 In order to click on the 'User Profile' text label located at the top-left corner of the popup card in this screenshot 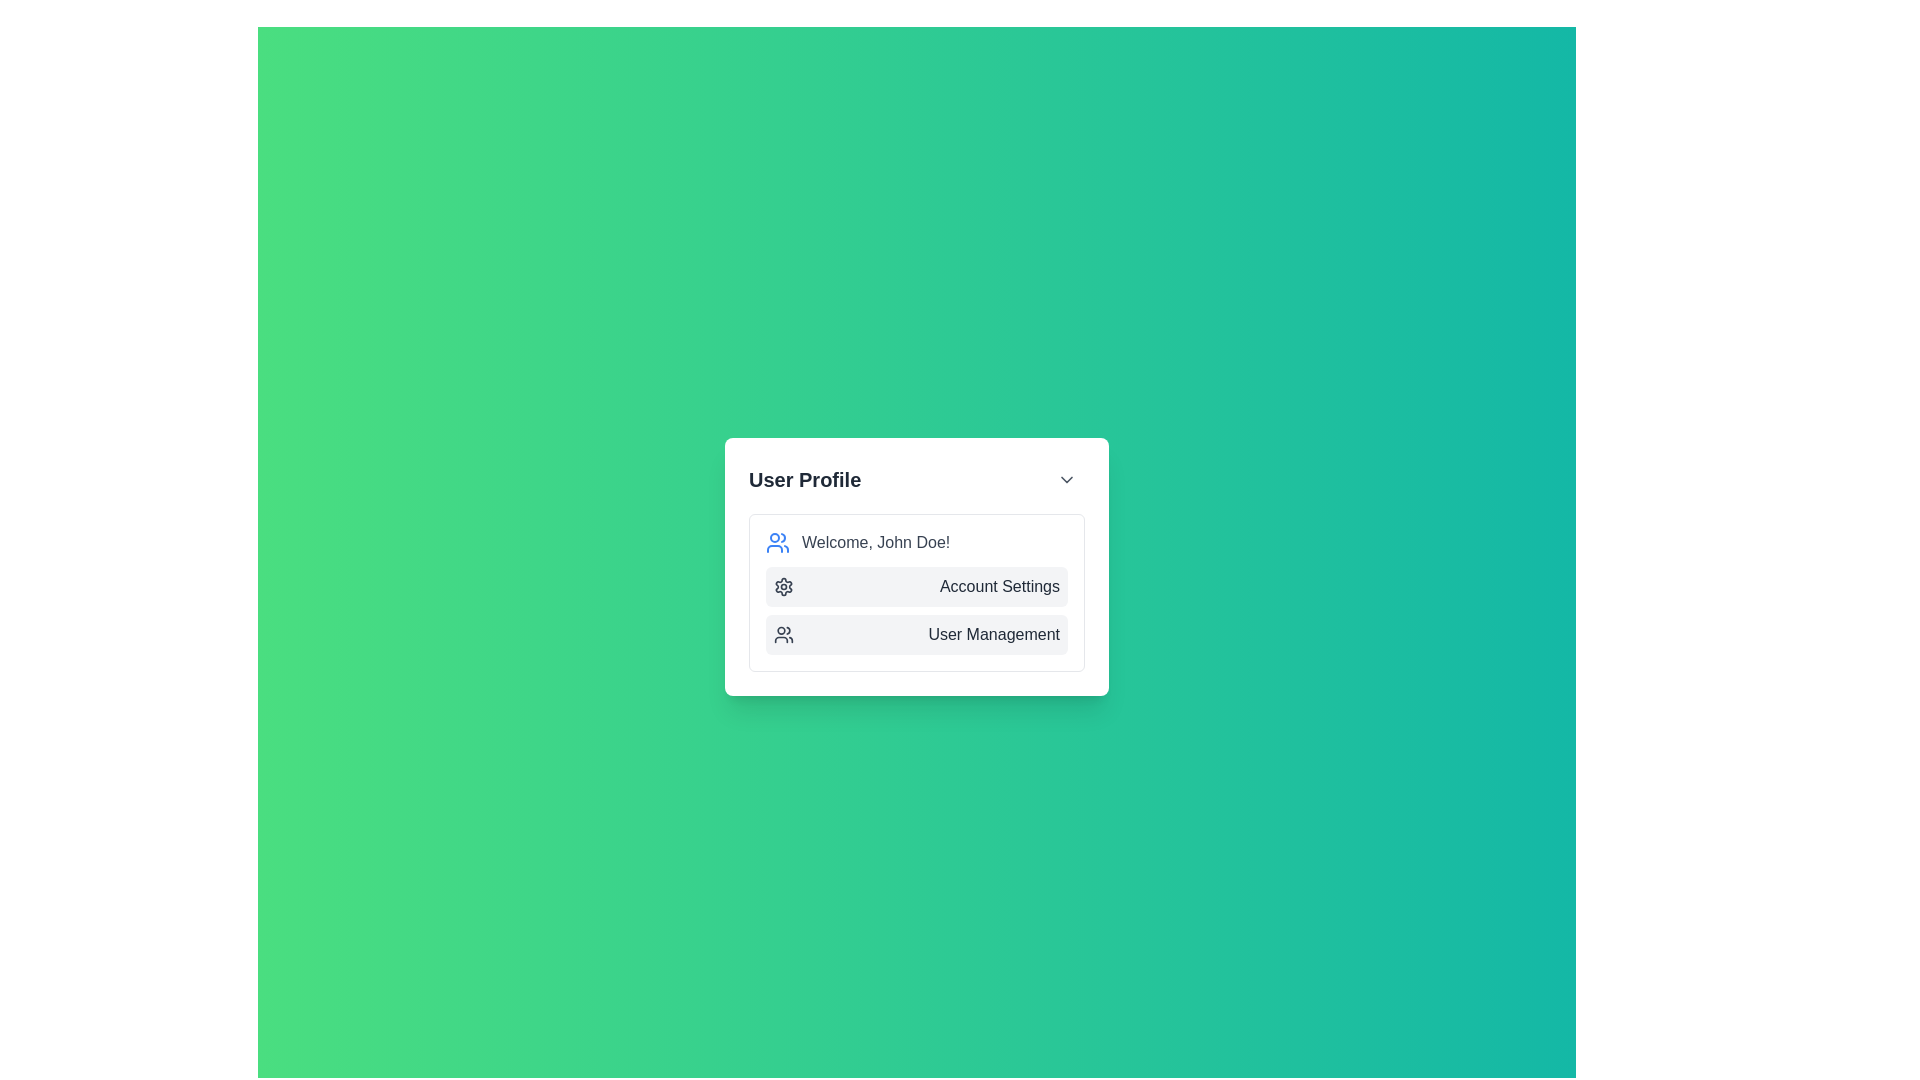, I will do `click(805, 479)`.